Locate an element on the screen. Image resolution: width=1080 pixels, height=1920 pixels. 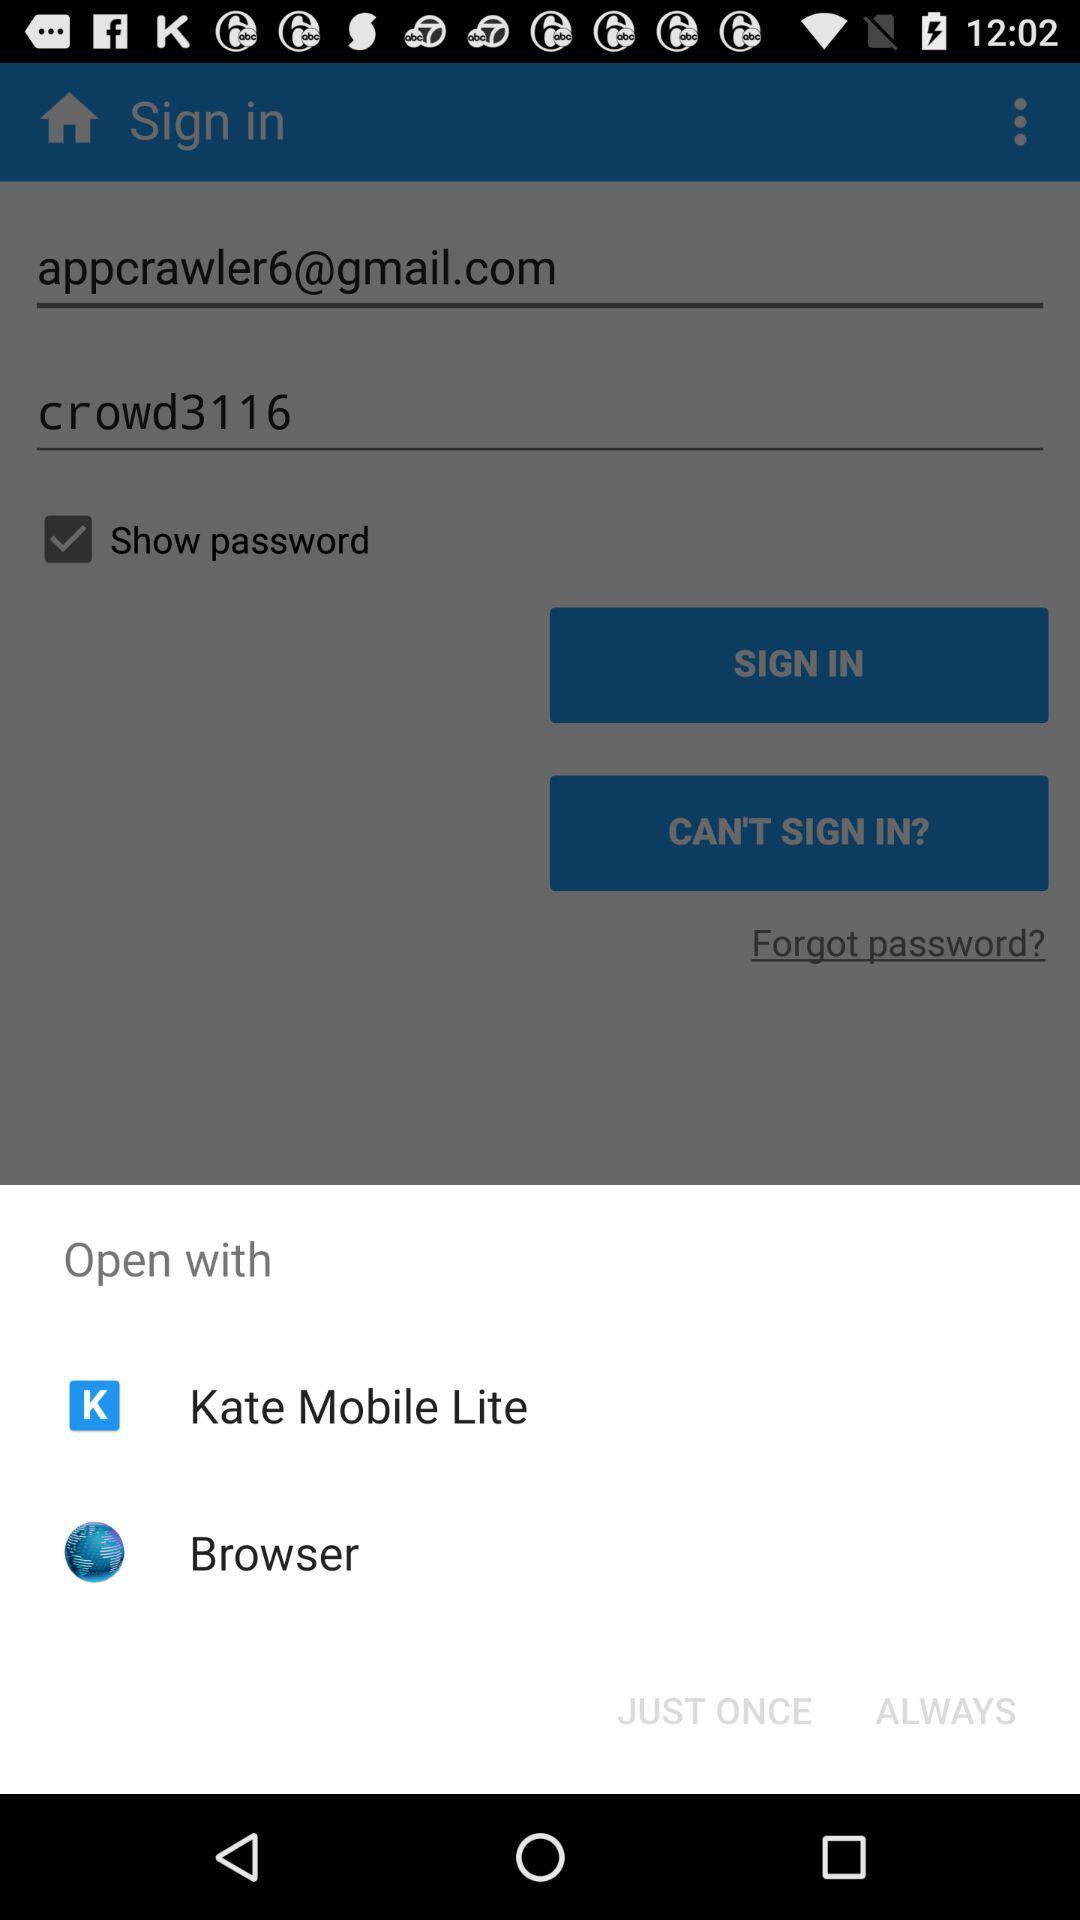
the icon to the left of always icon is located at coordinates (713, 1708).